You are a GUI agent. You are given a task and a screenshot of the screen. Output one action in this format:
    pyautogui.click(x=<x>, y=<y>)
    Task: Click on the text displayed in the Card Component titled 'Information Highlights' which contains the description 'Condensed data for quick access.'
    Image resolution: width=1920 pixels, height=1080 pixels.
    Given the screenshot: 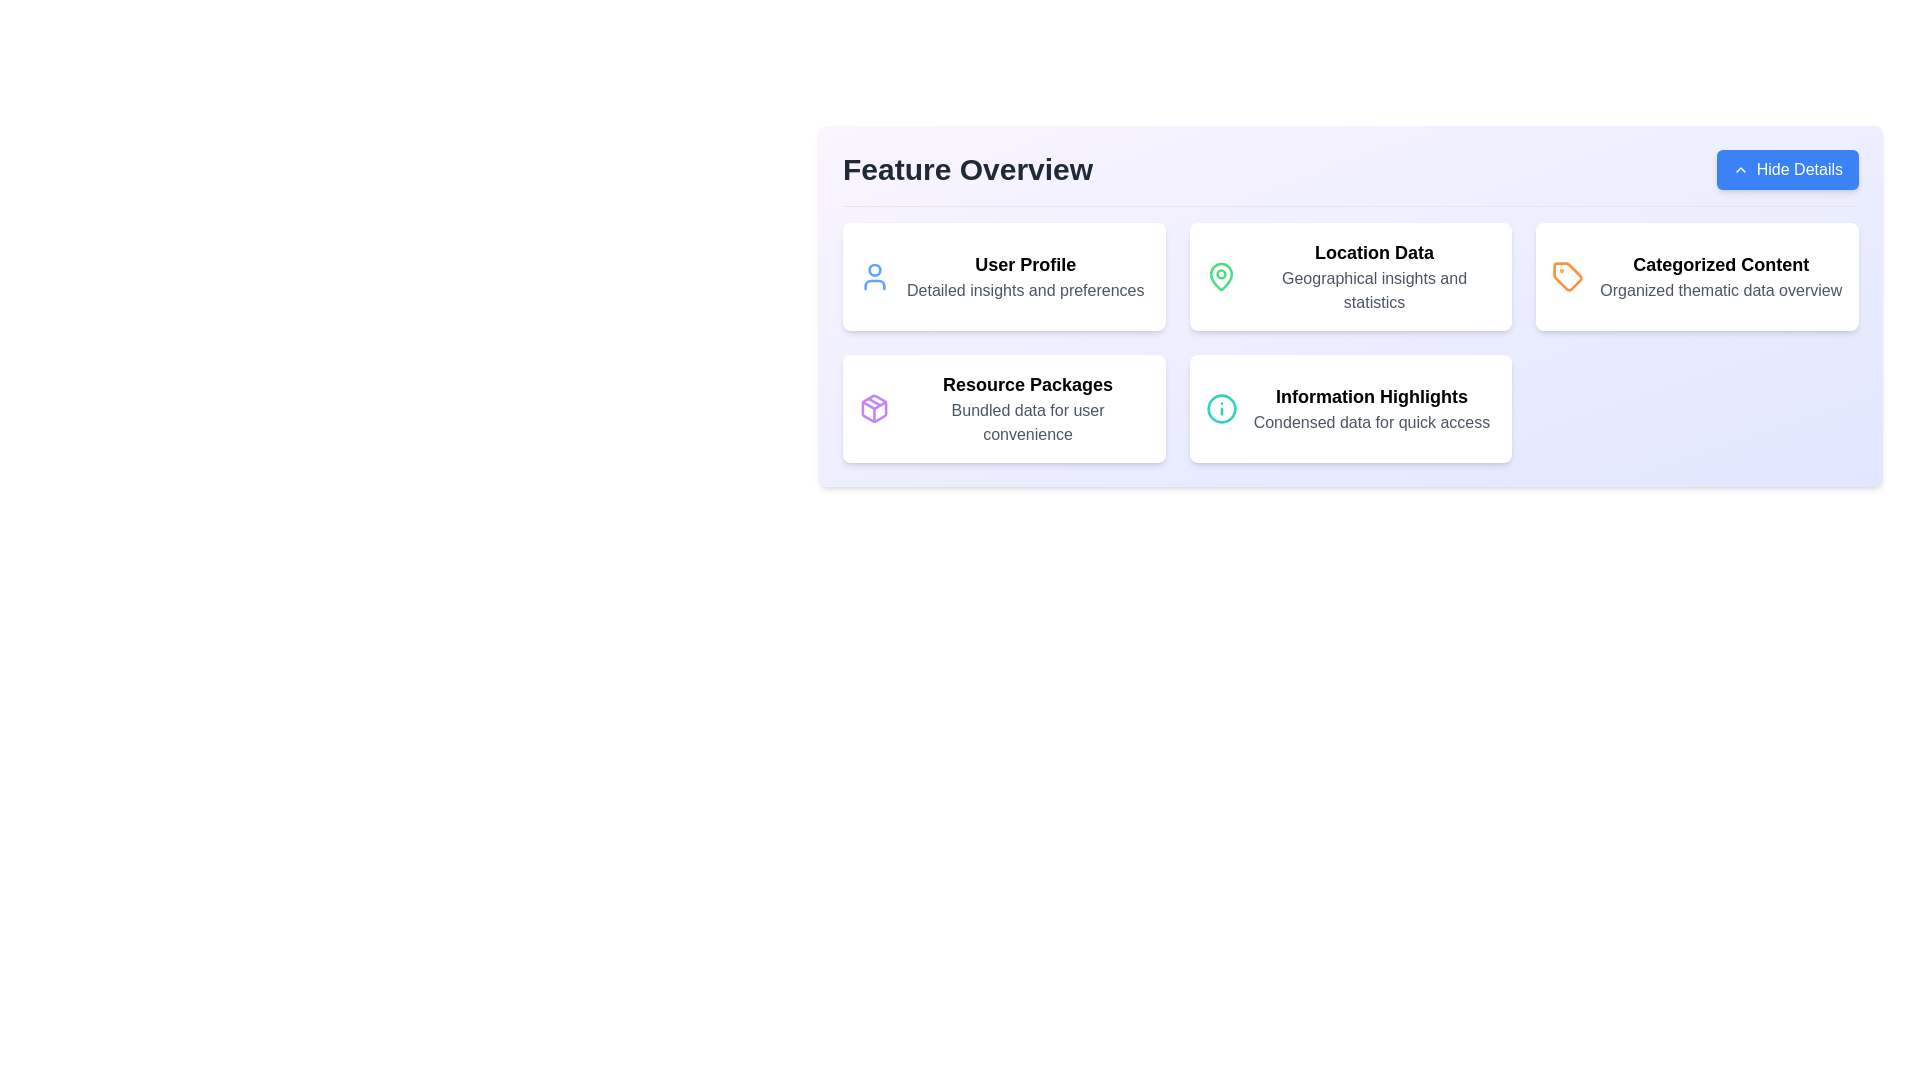 What is the action you would take?
    pyautogui.click(x=1350, y=407)
    